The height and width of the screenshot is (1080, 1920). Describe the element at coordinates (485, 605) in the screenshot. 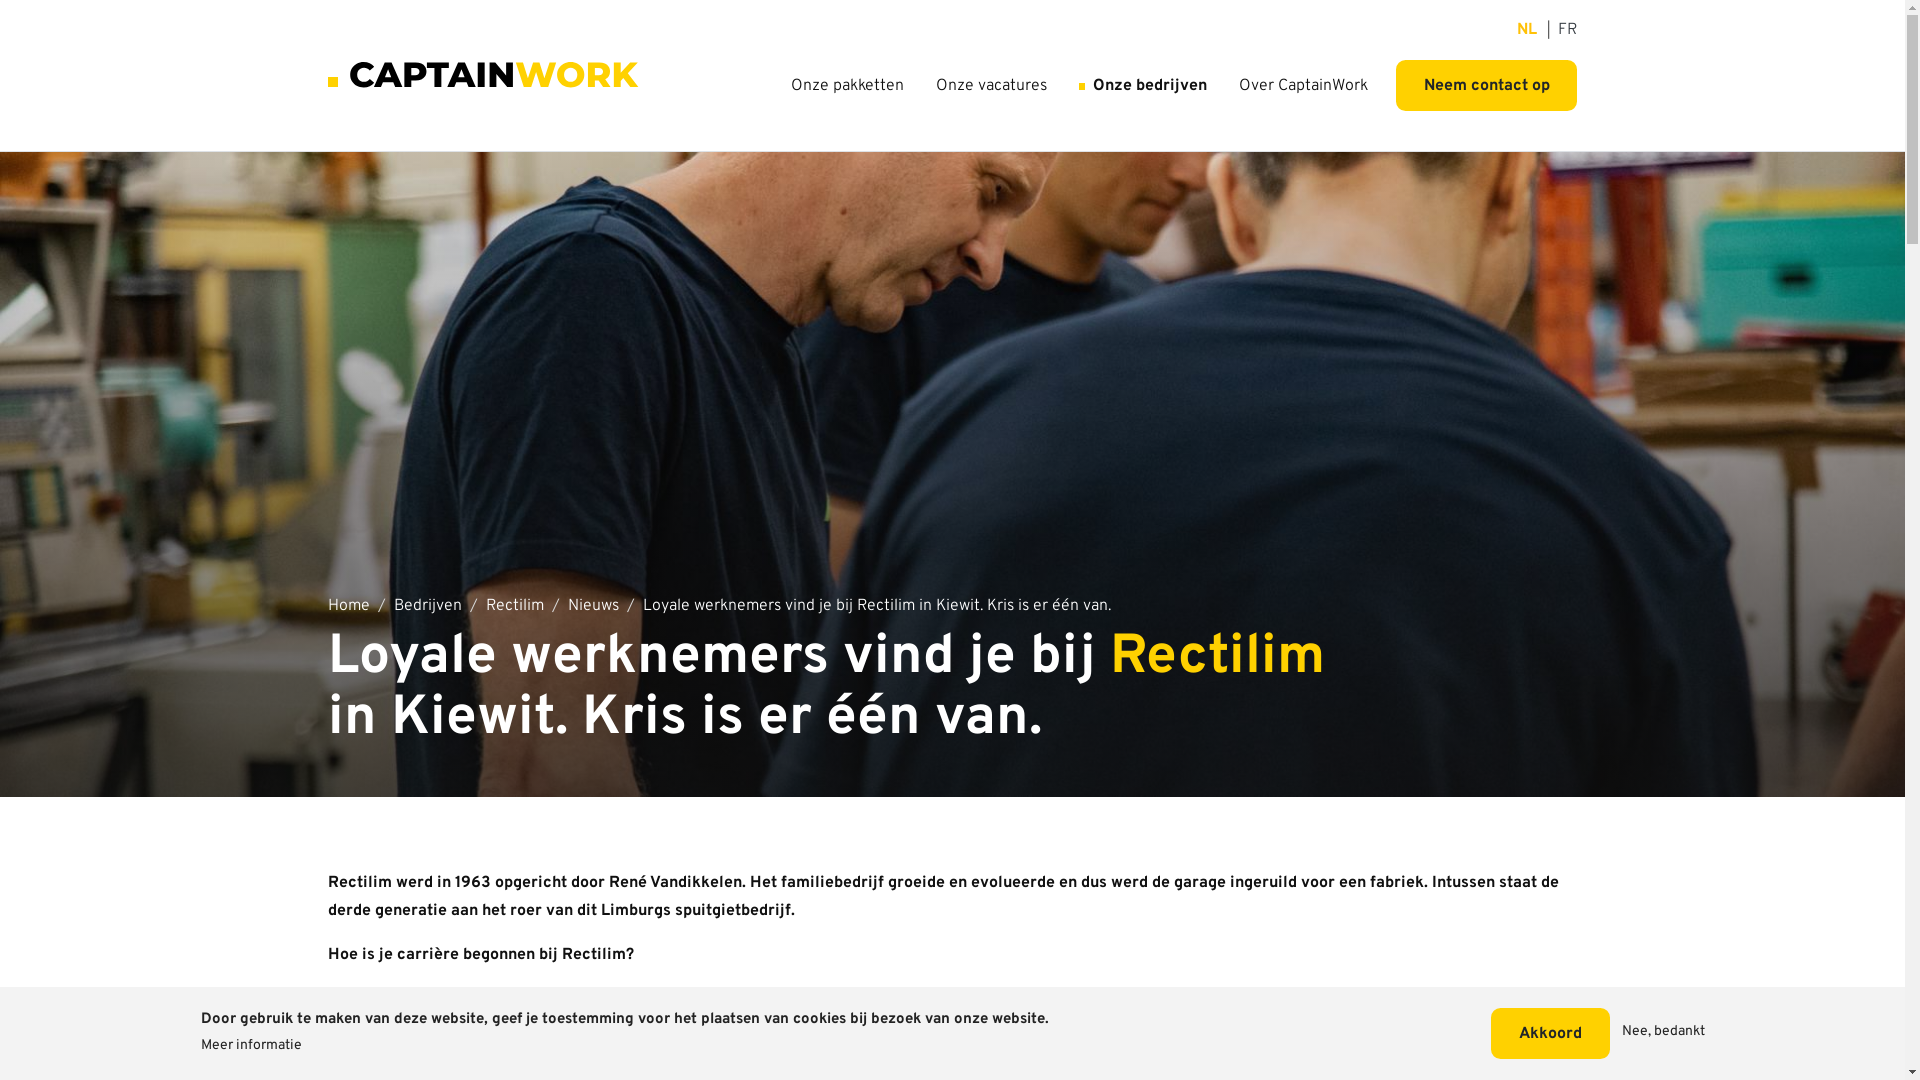

I see `'Rectilim'` at that location.